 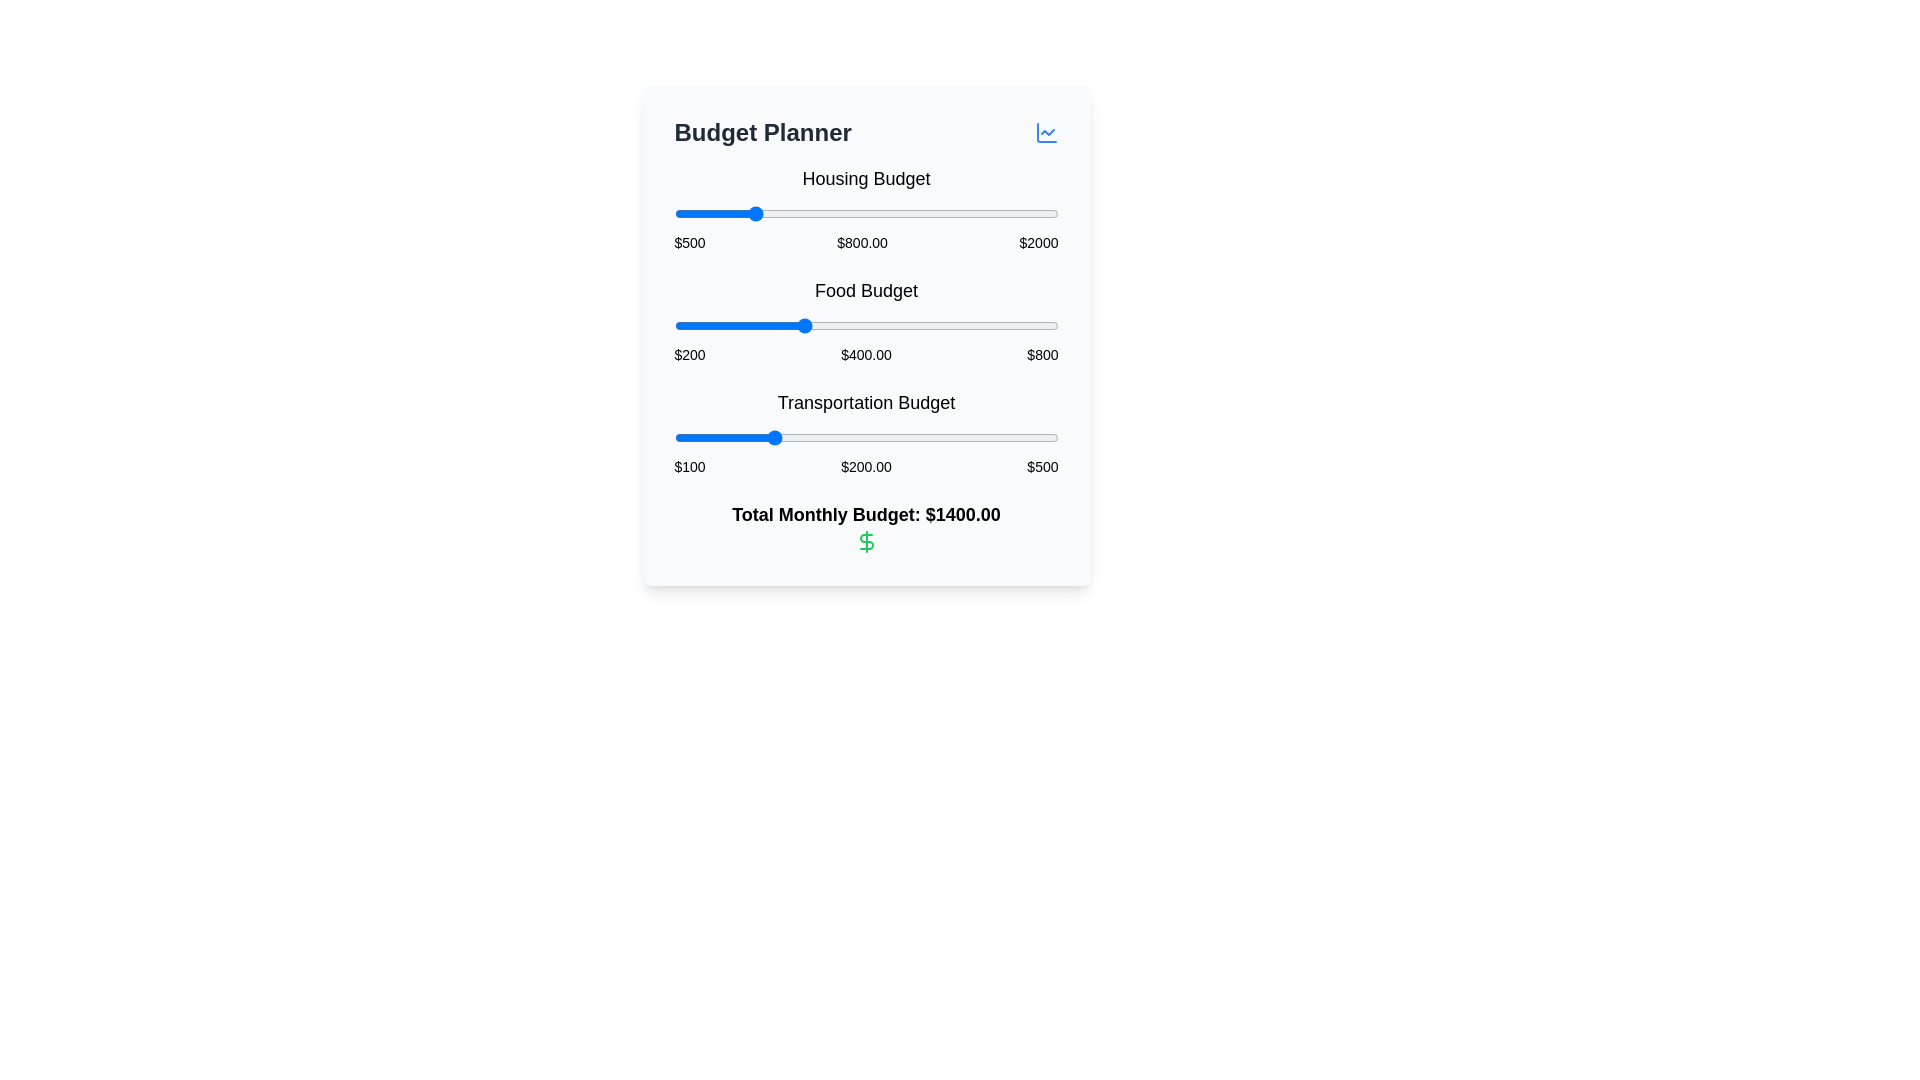 What do you see at coordinates (1006, 437) in the screenshot?
I see `the transportation budget` at bounding box center [1006, 437].